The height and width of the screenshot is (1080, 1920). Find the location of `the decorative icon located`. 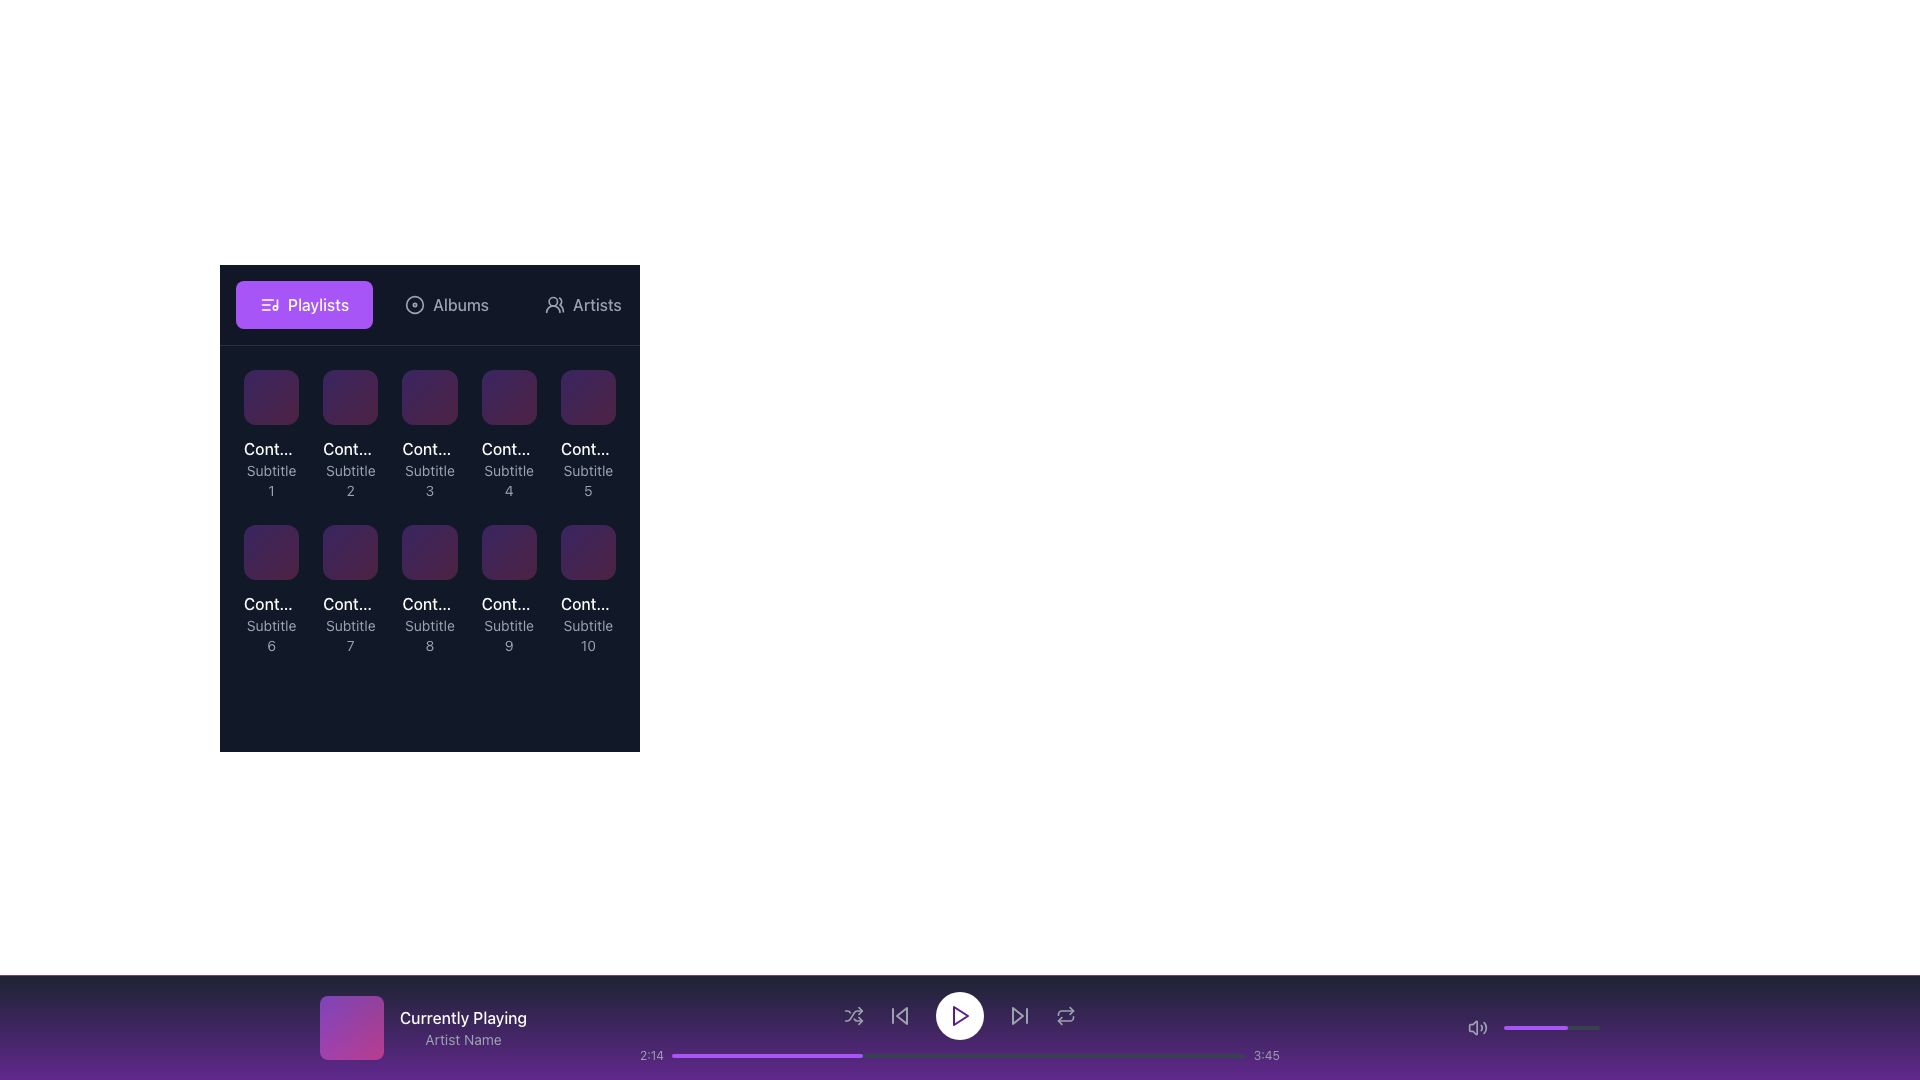

the decorative icon located is located at coordinates (414, 304).